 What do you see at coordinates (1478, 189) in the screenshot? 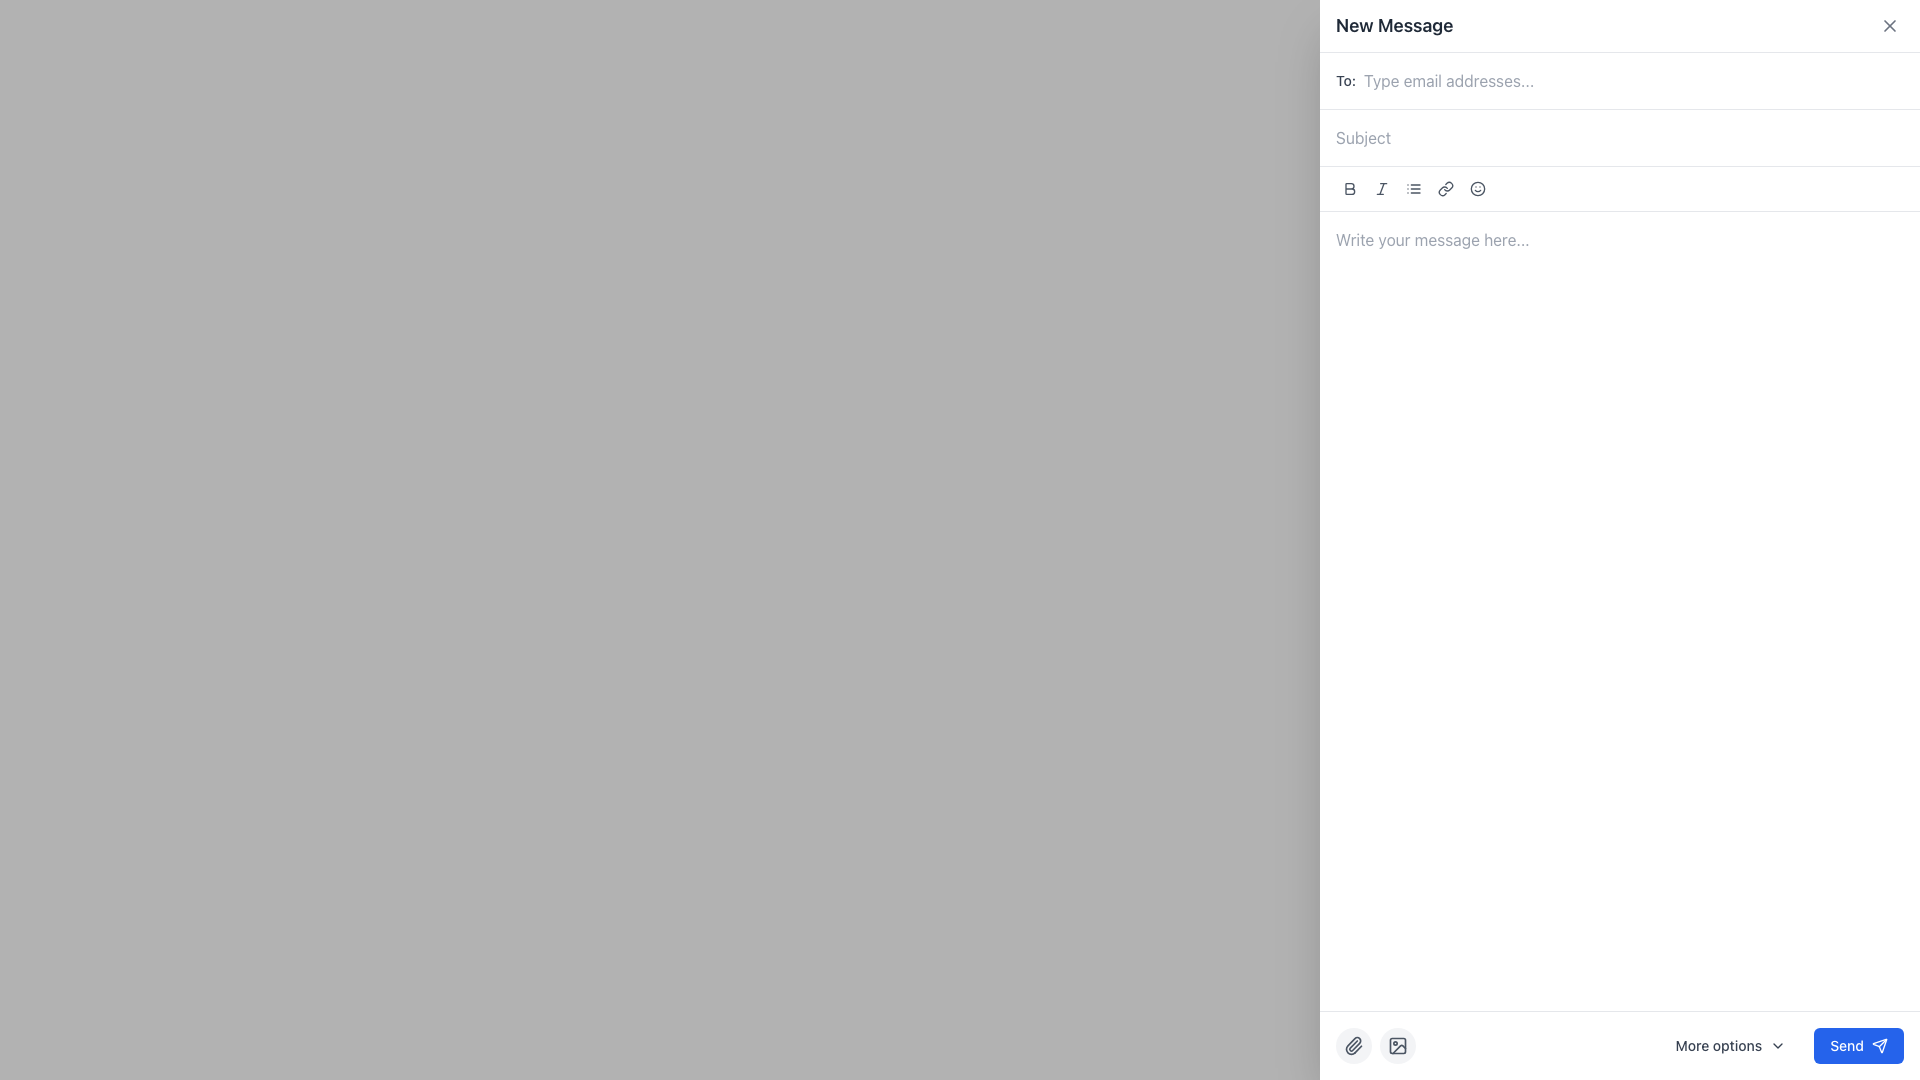
I see `the emoji picker button located on the right side of the toolbar` at bounding box center [1478, 189].